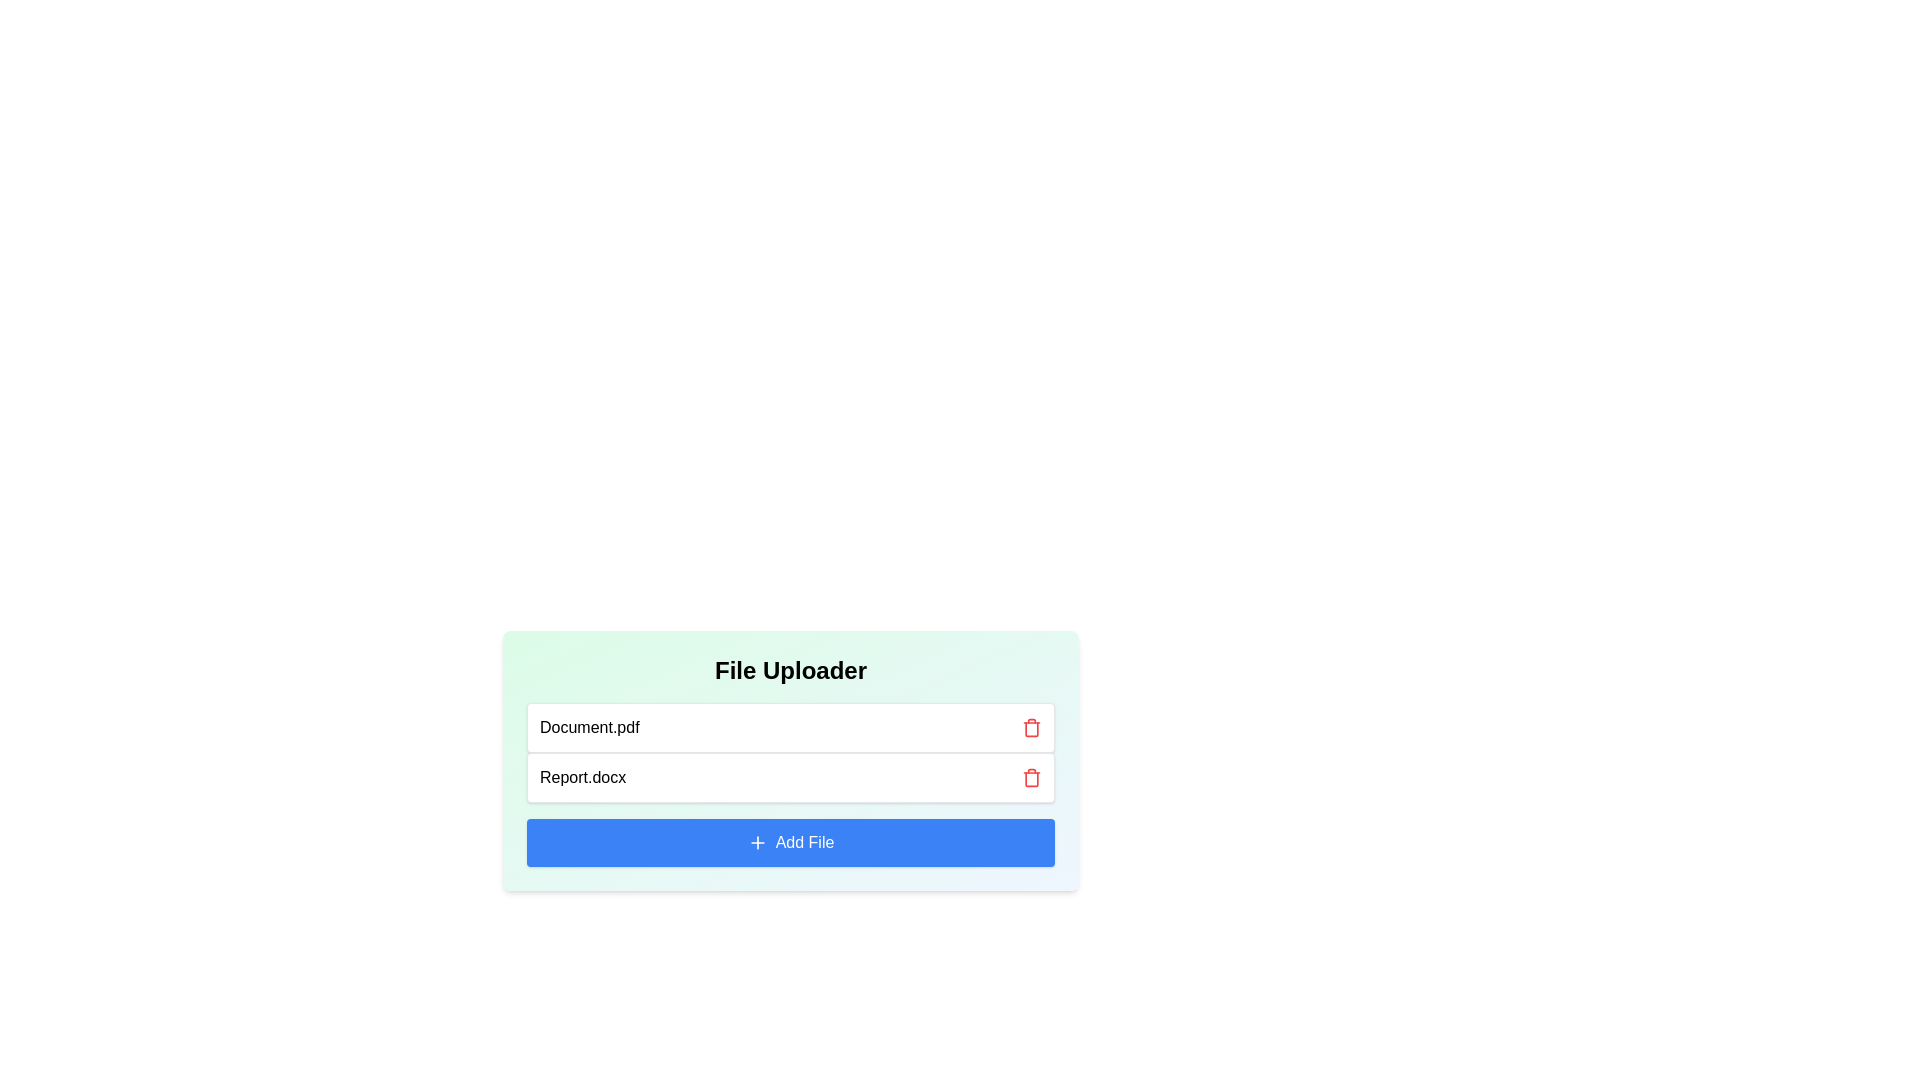 Image resolution: width=1920 pixels, height=1080 pixels. I want to click on the SVG Icon representing a plus sign inside the 'Add File' button, so click(756, 843).